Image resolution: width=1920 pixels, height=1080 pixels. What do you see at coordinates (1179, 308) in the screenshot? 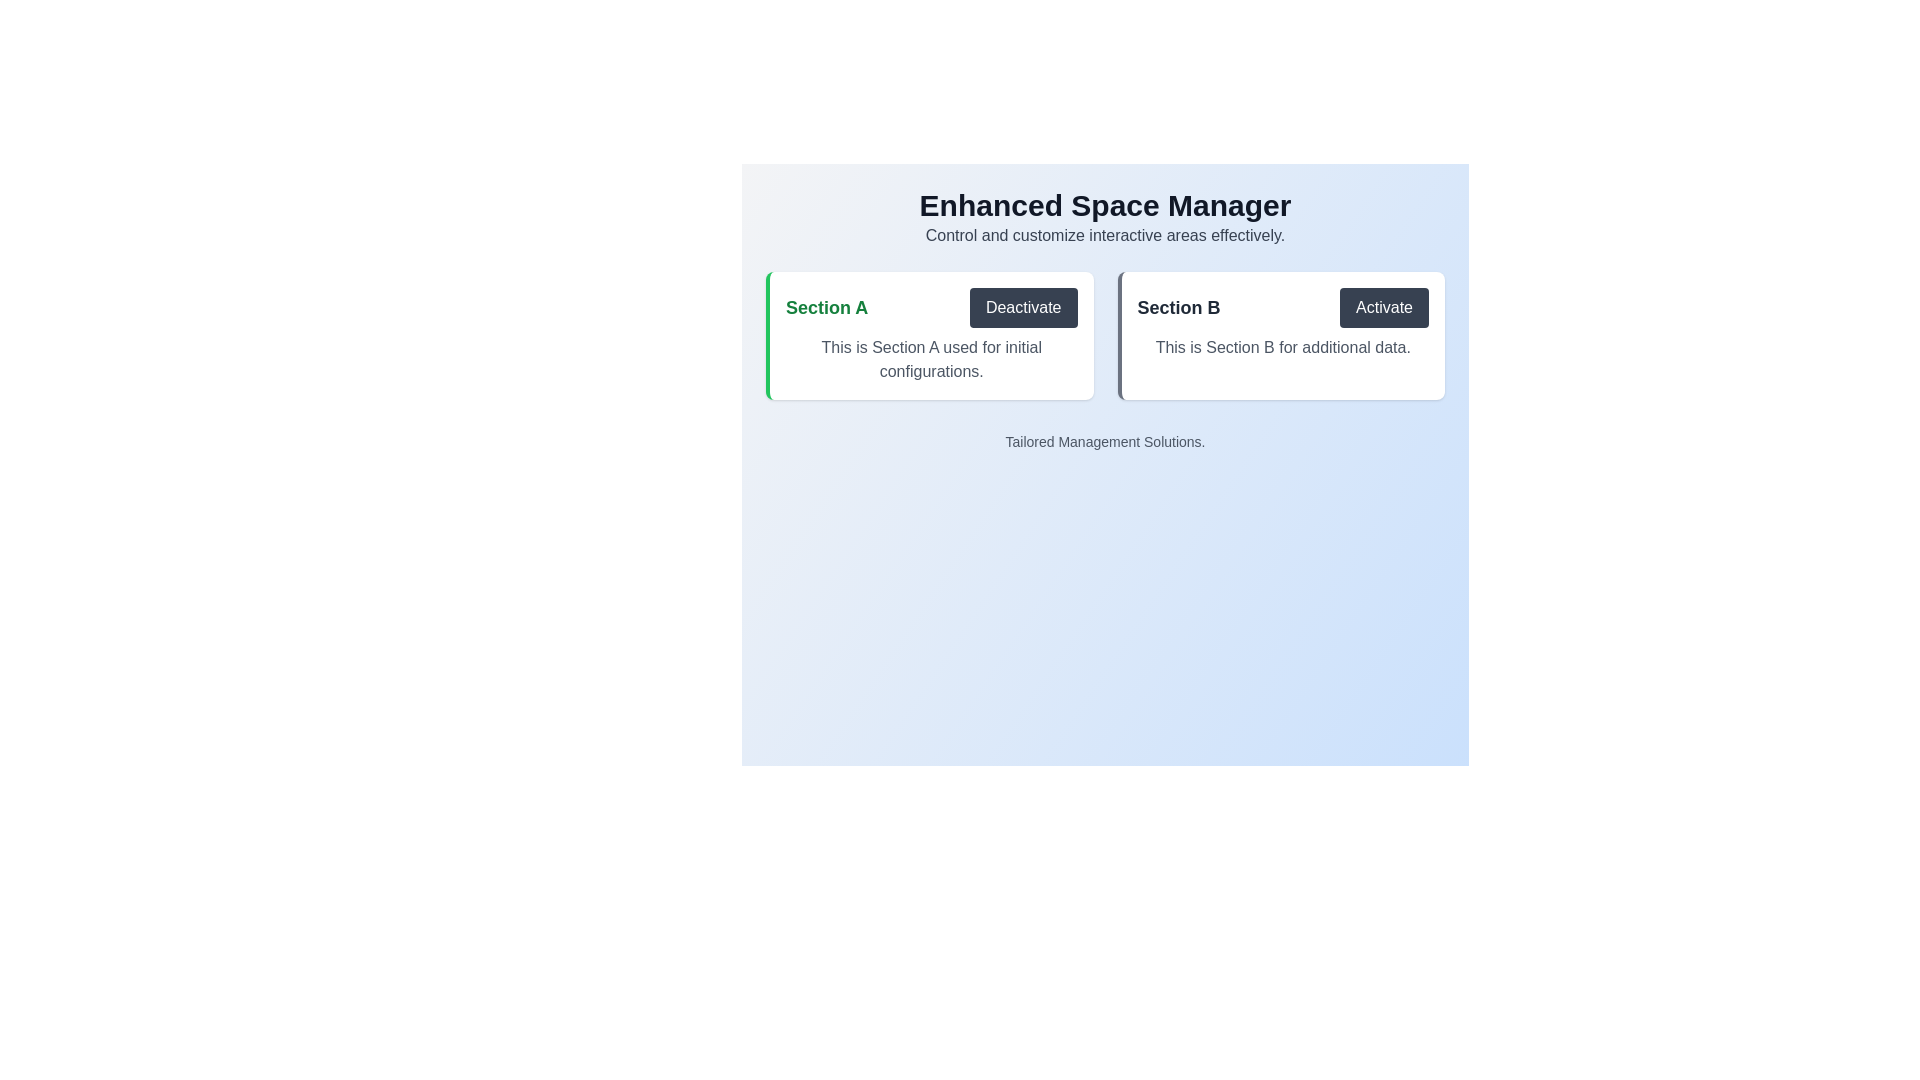
I see `the static text label that serves as a section title, located on the right half of the interface` at bounding box center [1179, 308].